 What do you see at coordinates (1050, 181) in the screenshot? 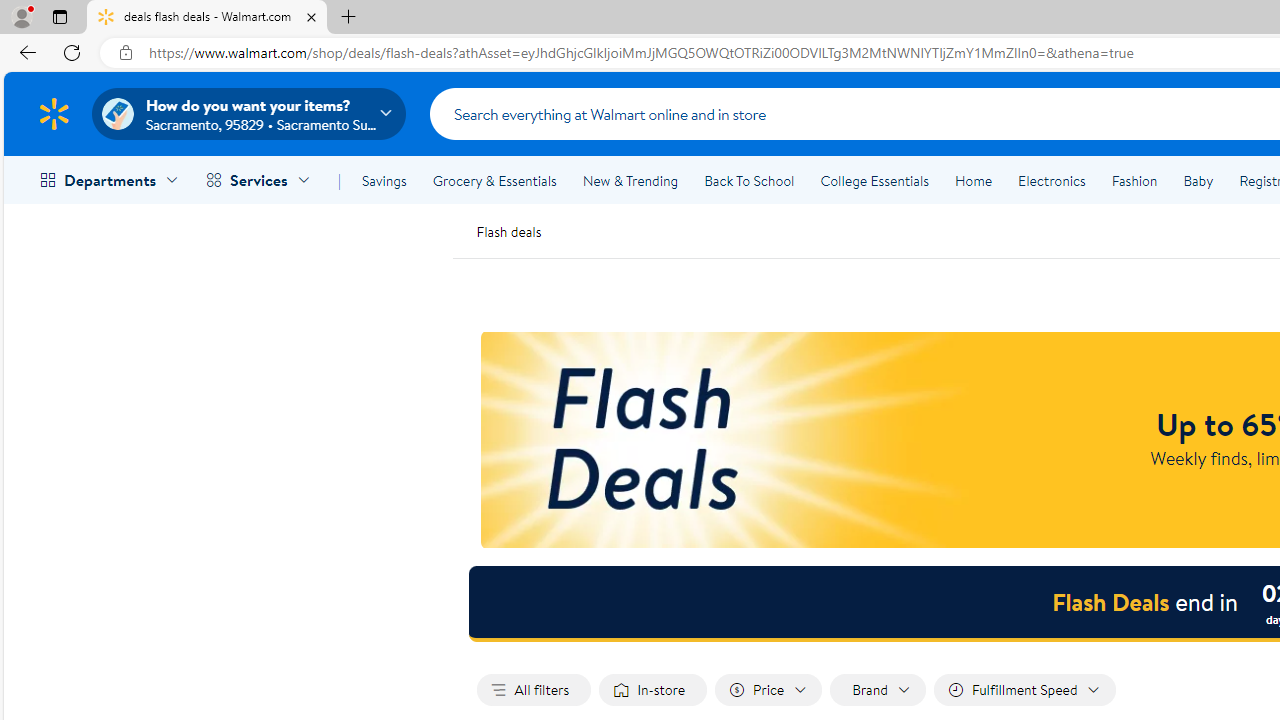
I see `'Electronics'` at bounding box center [1050, 181].